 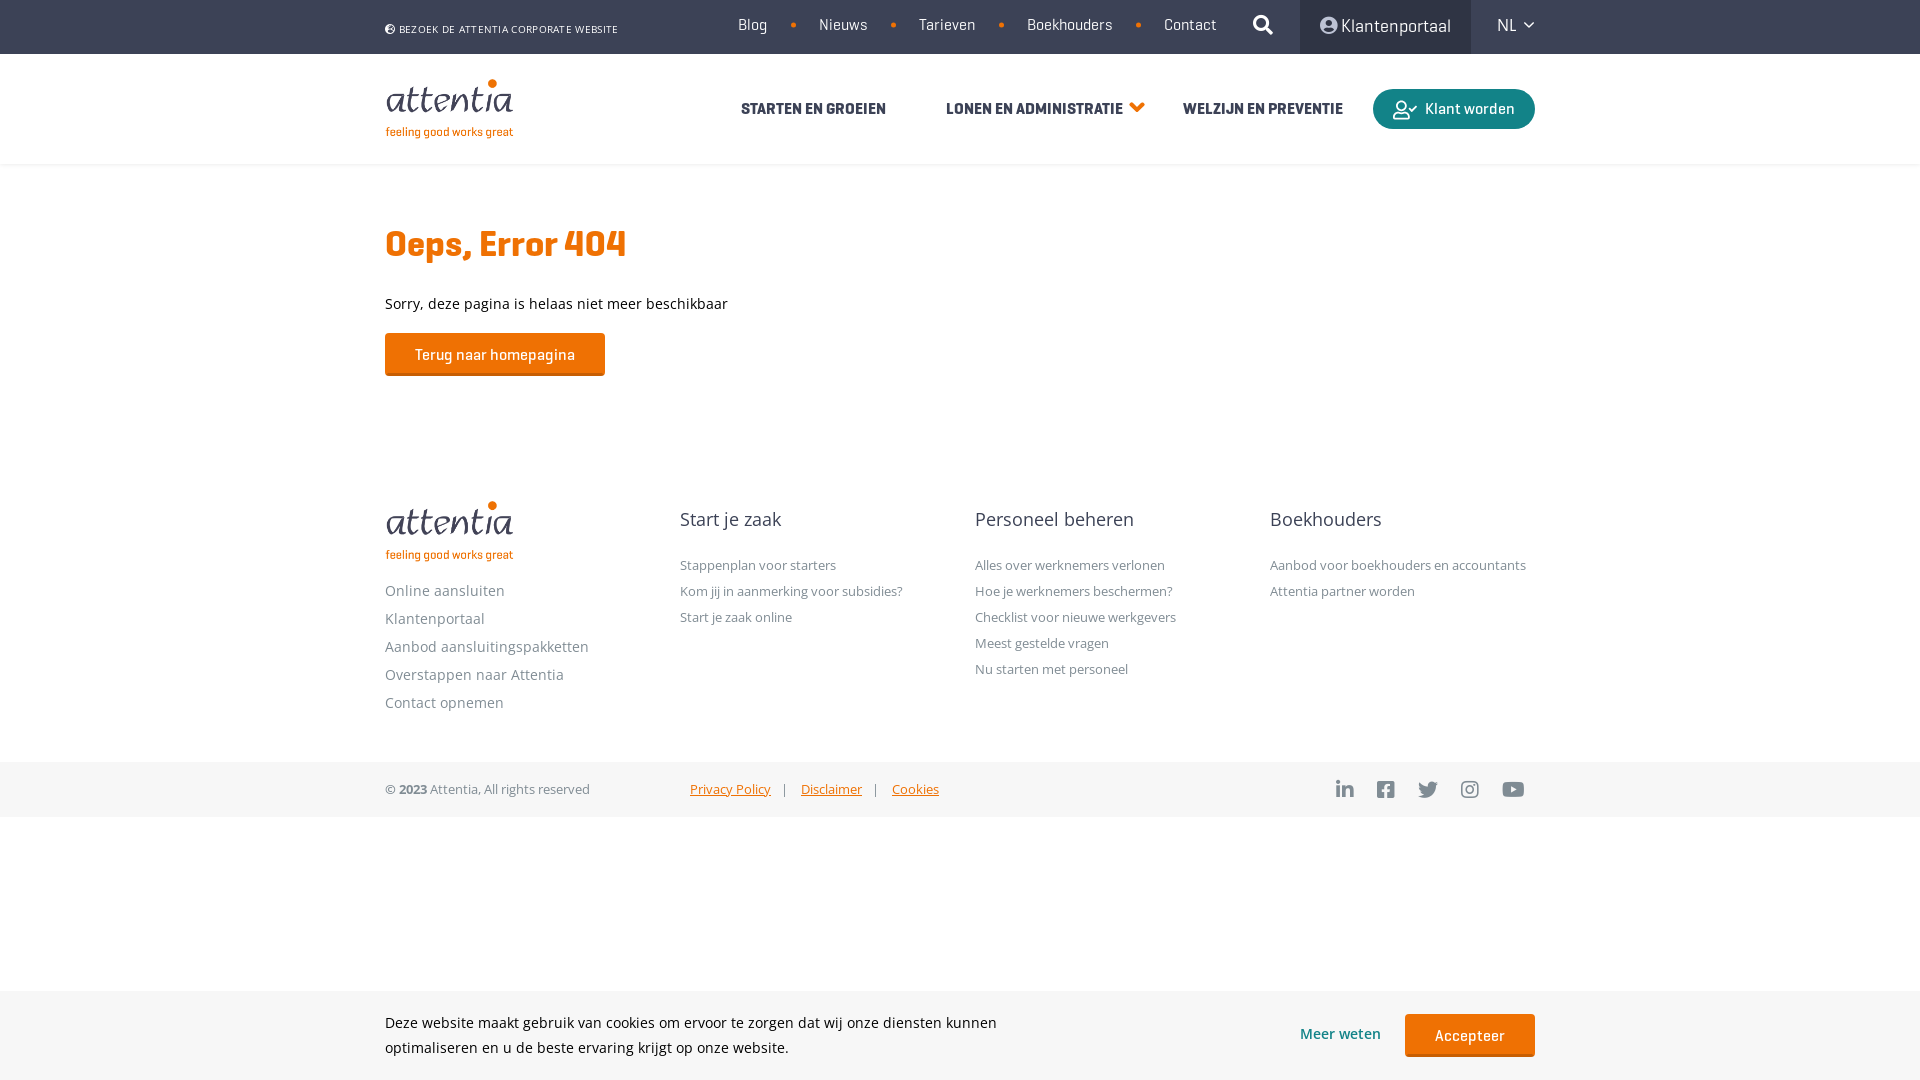 I want to click on 'BEZOEK DE ATTENTIA CORPORATE WEBSITE', so click(x=501, y=29).